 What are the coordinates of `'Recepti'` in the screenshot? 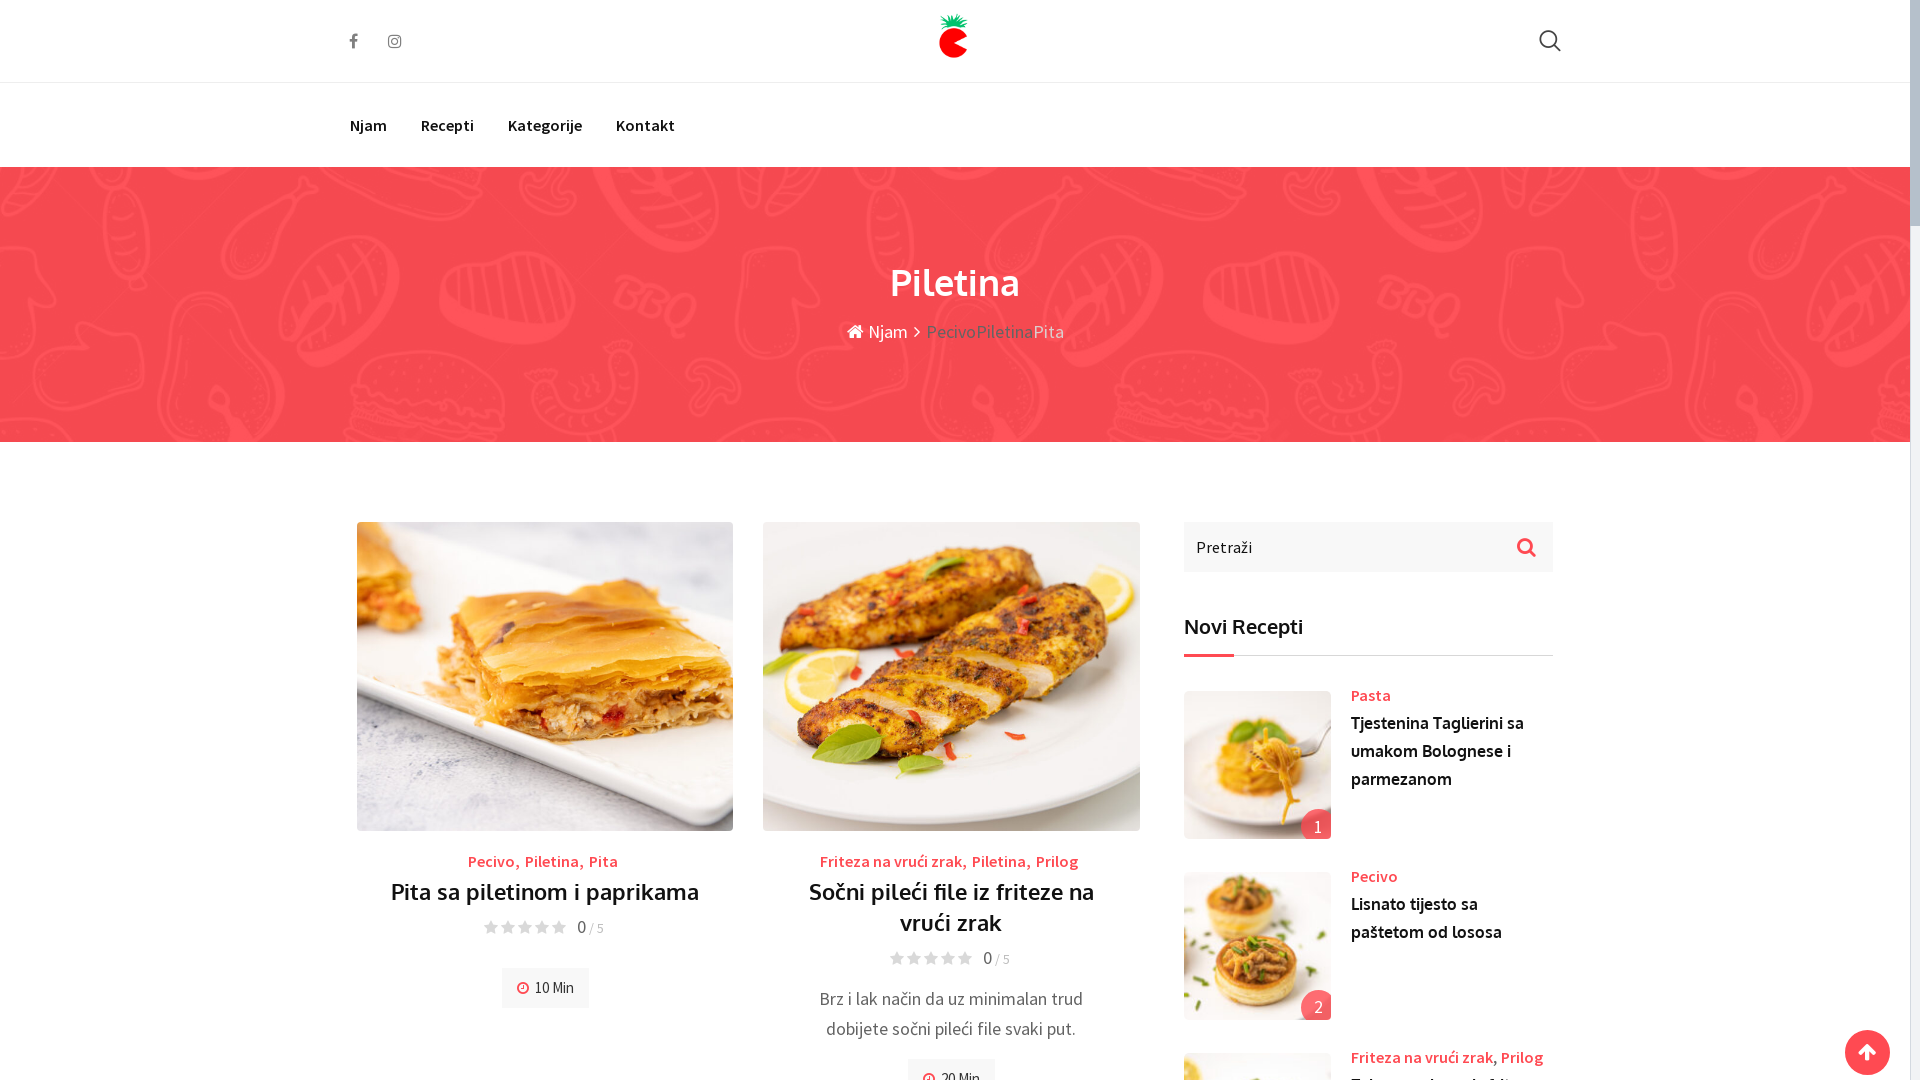 It's located at (446, 124).